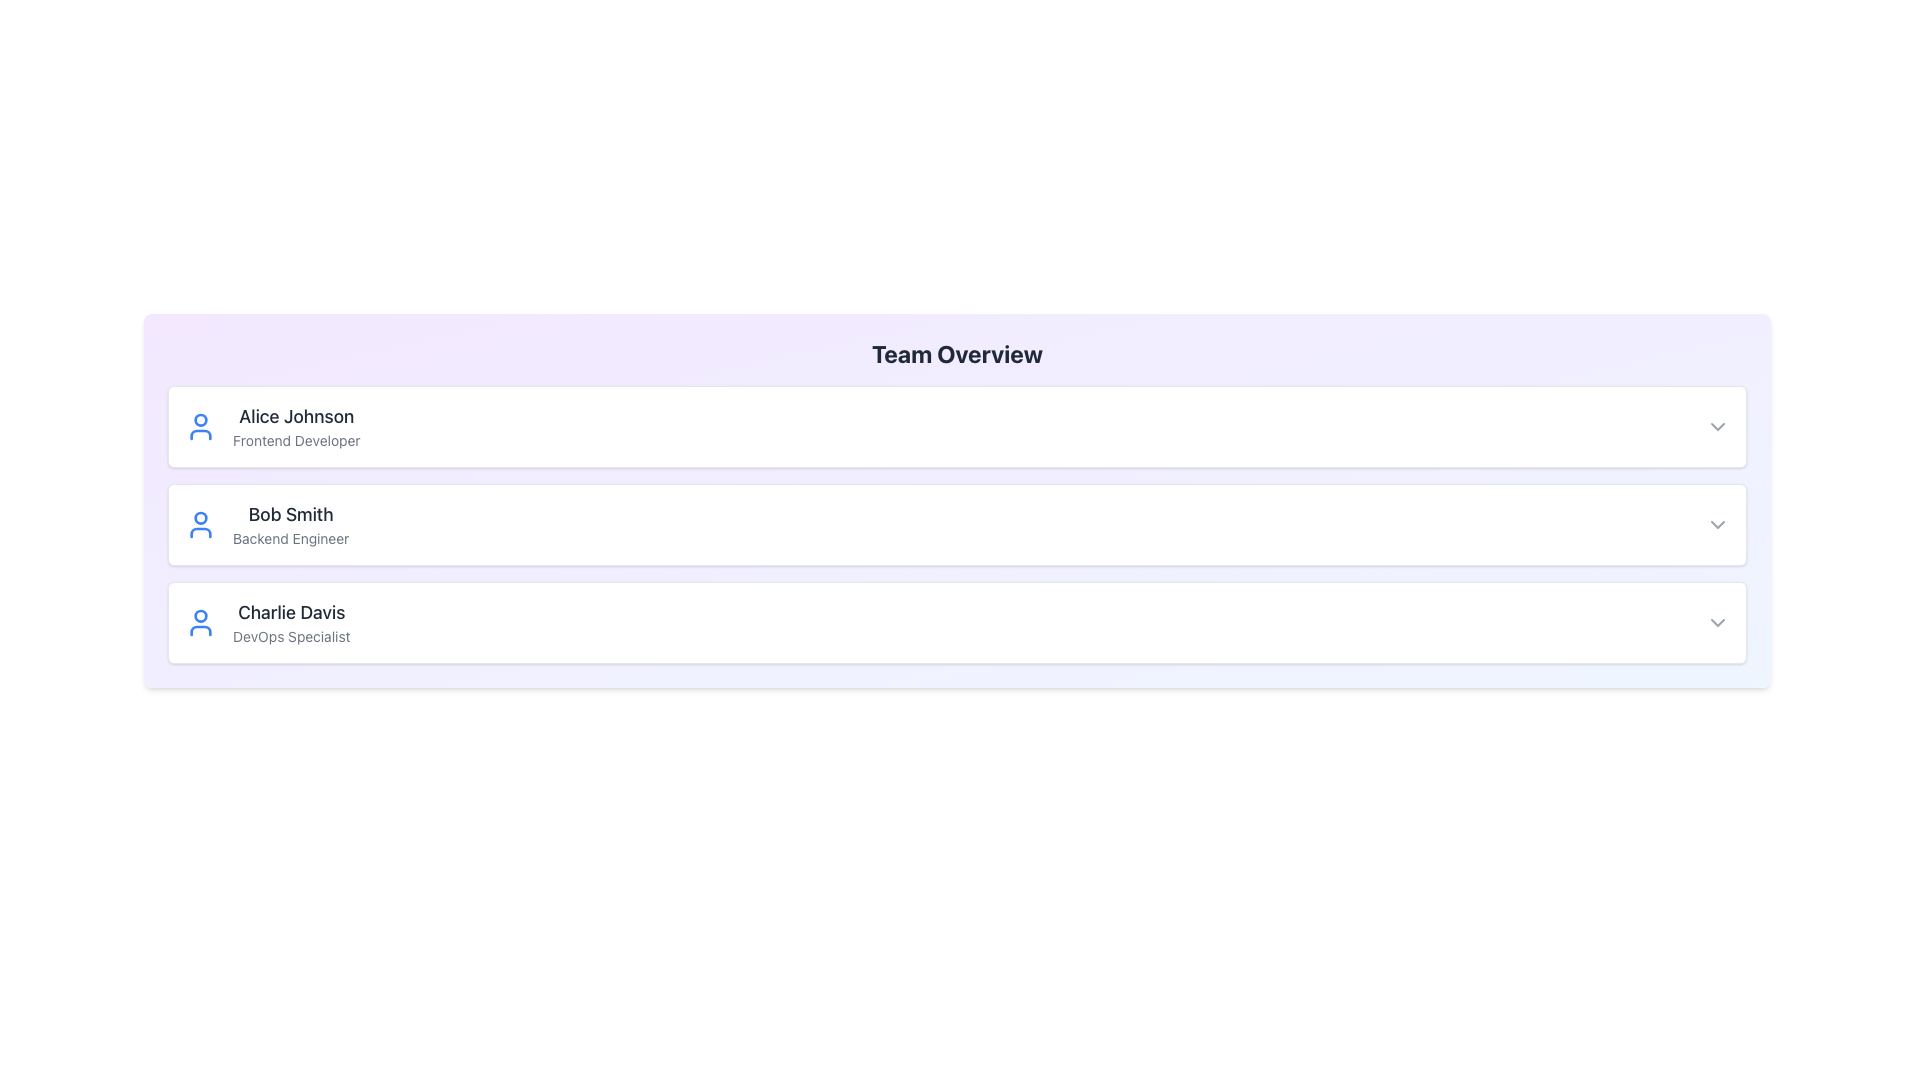 This screenshot has height=1080, width=1920. What do you see at coordinates (290, 636) in the screenshot?
I see `the text element displaying 'DevOps Specialist', which is positioned below 'Charlie Davis' and aligned to the left` at bounding box center [290, 636].